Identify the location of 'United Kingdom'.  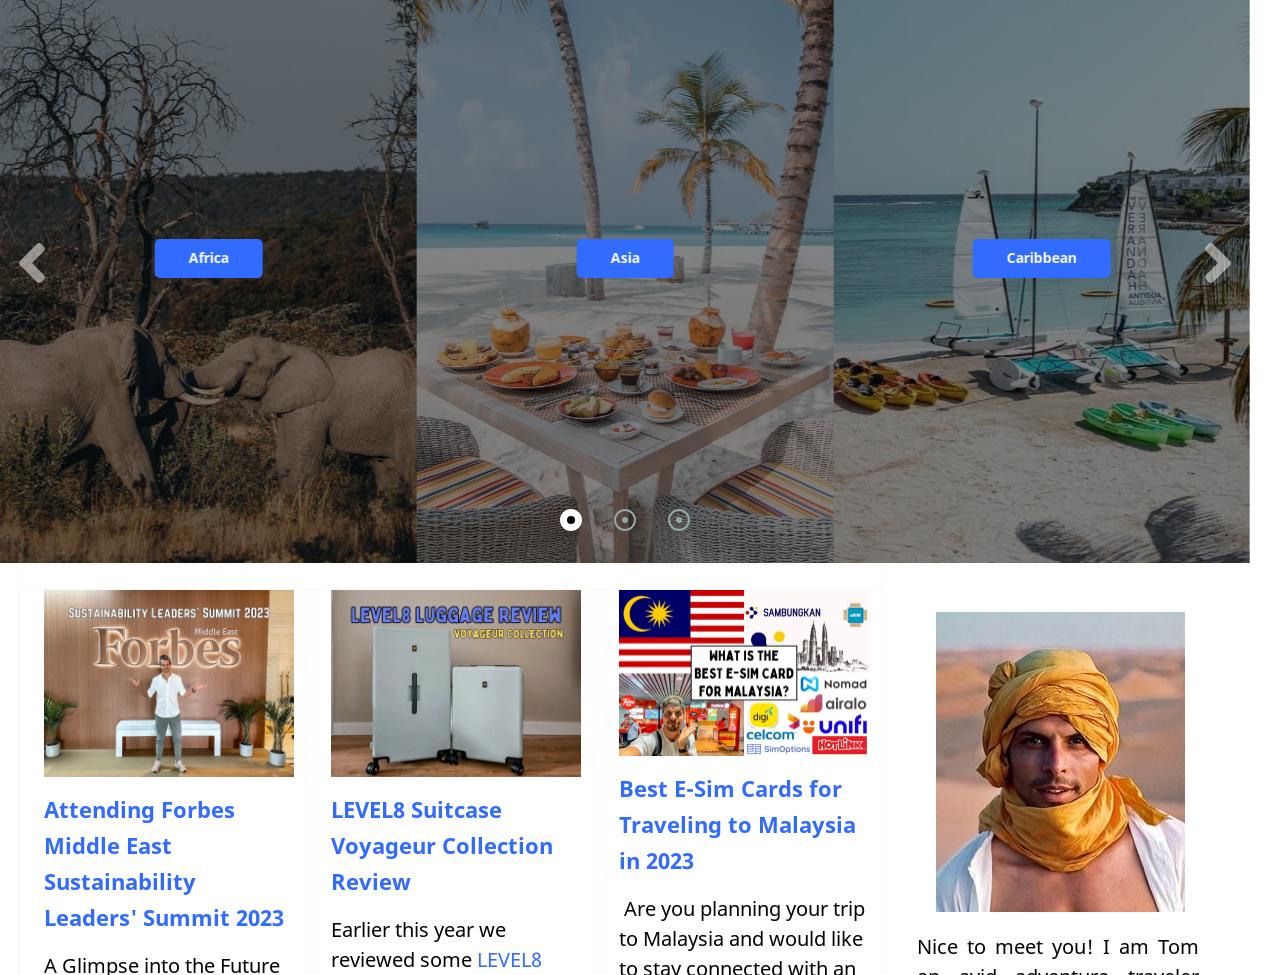
(570, 572).